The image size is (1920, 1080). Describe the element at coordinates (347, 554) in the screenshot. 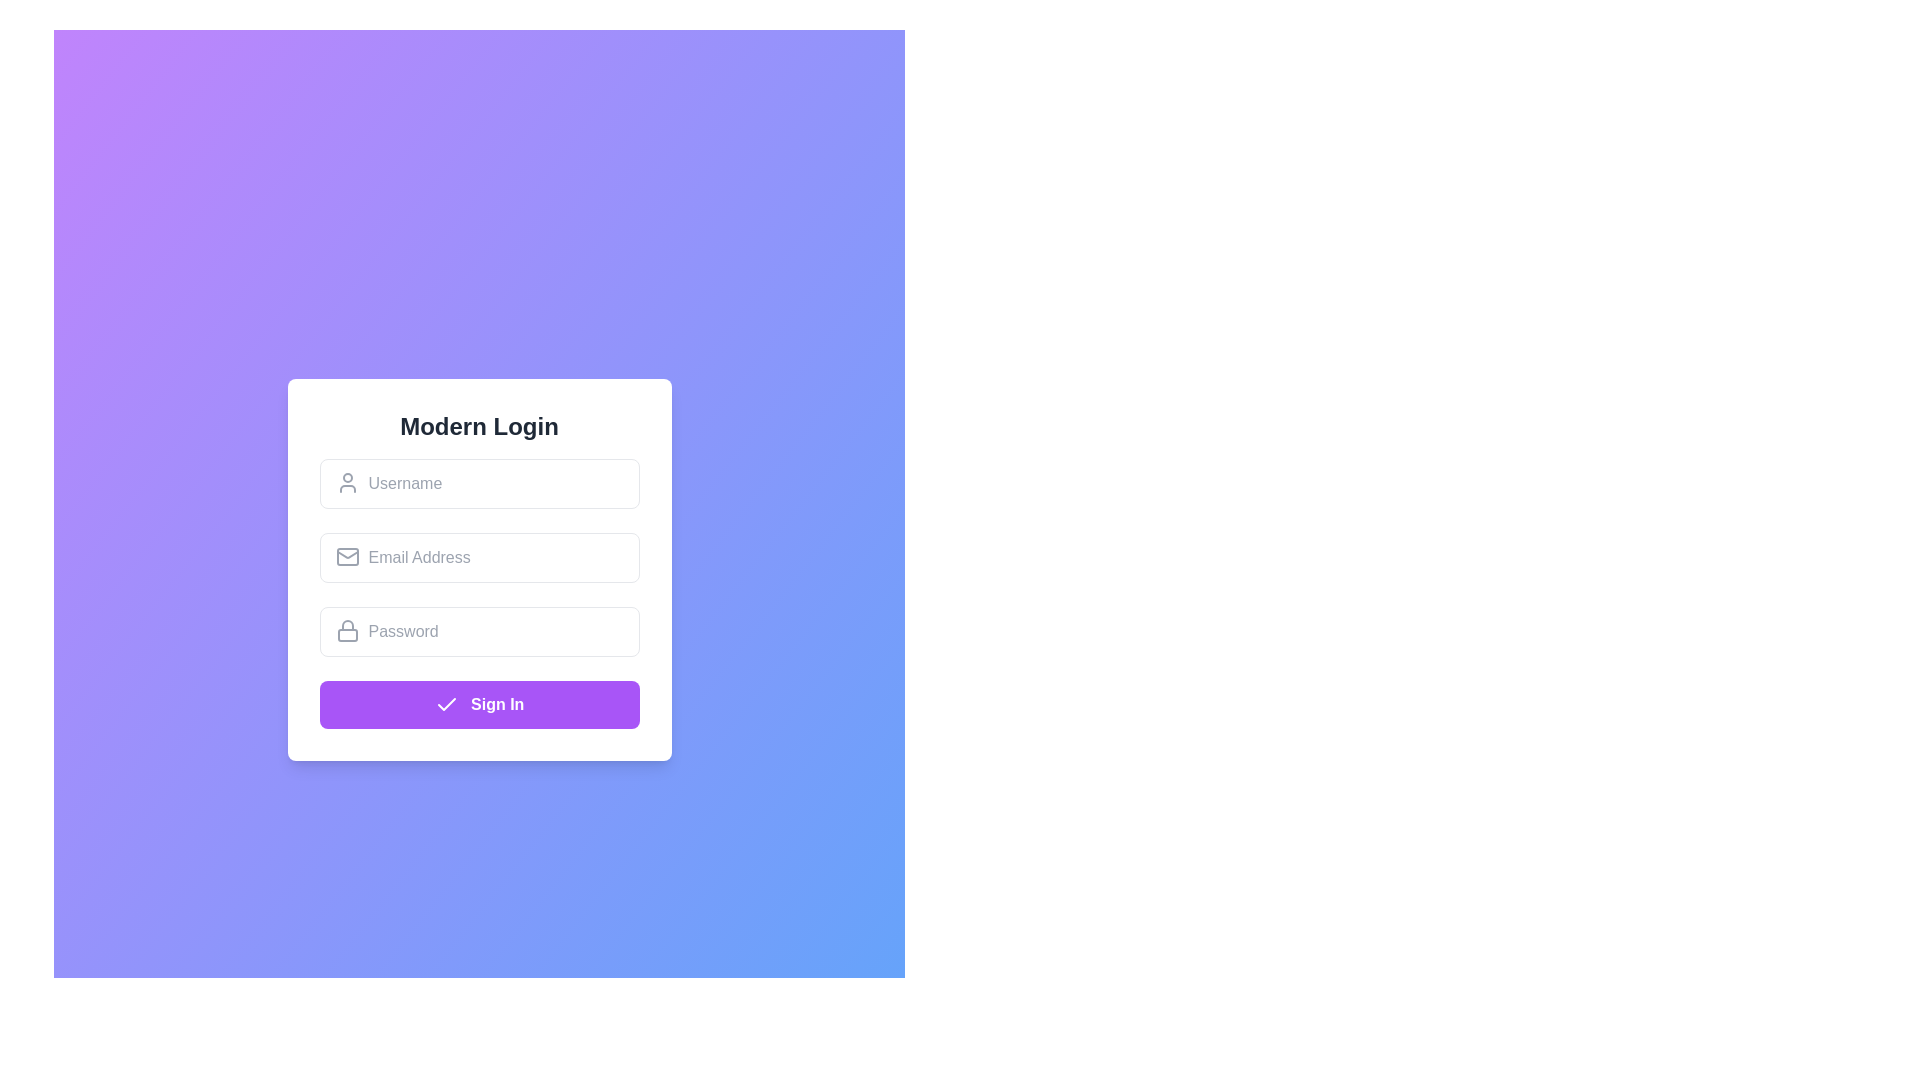

I see `the inner envelope fold detail of the mail icon, which is a visual decoration within the SVG graphic of the email representation in the login form` at that location.